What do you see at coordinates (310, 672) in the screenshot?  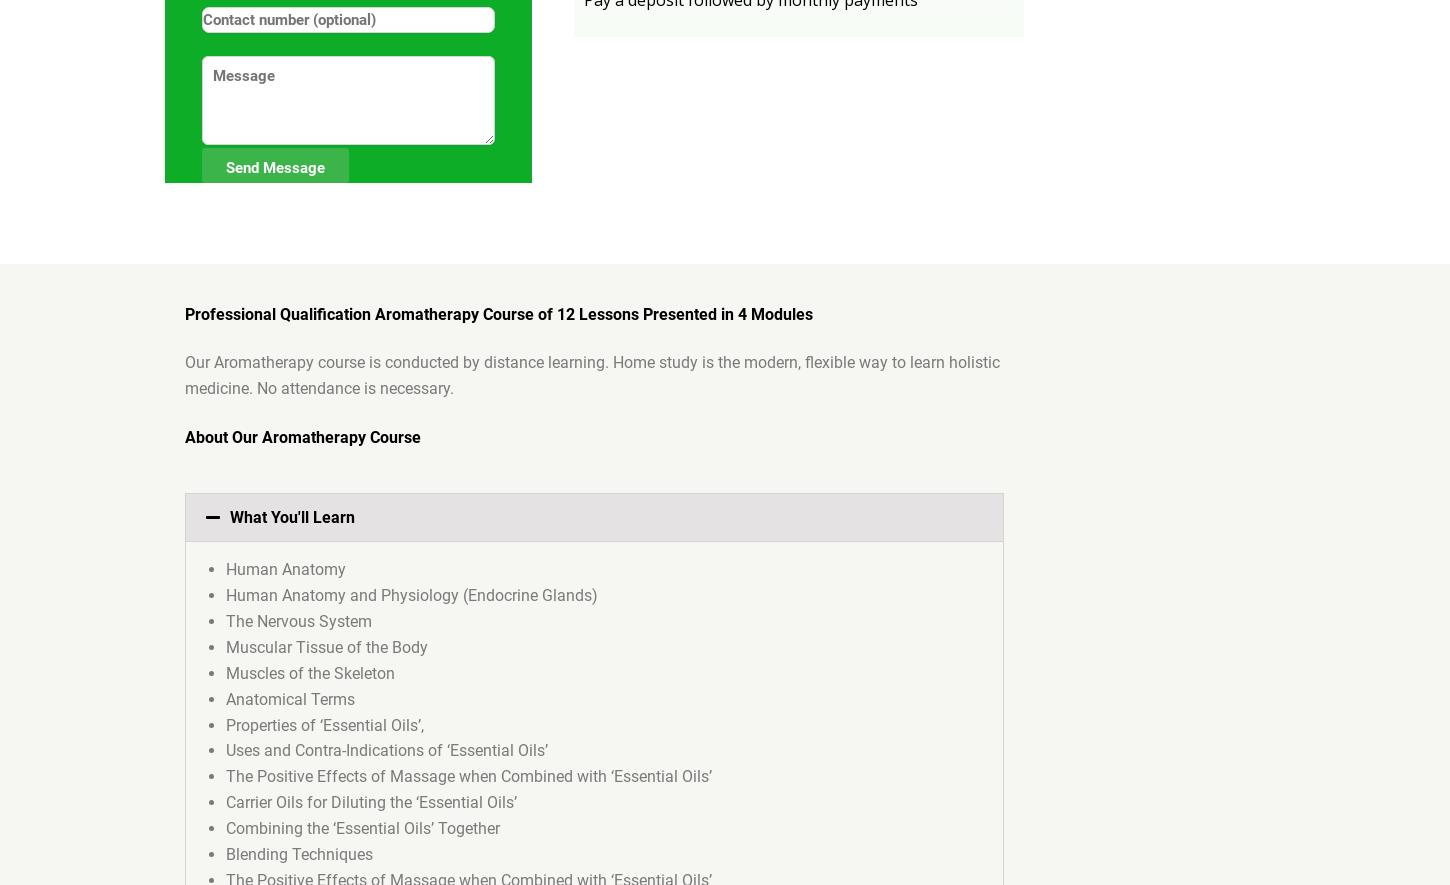 I see `'Muscles of the Skeleton'` at bounding box center [310, 672].